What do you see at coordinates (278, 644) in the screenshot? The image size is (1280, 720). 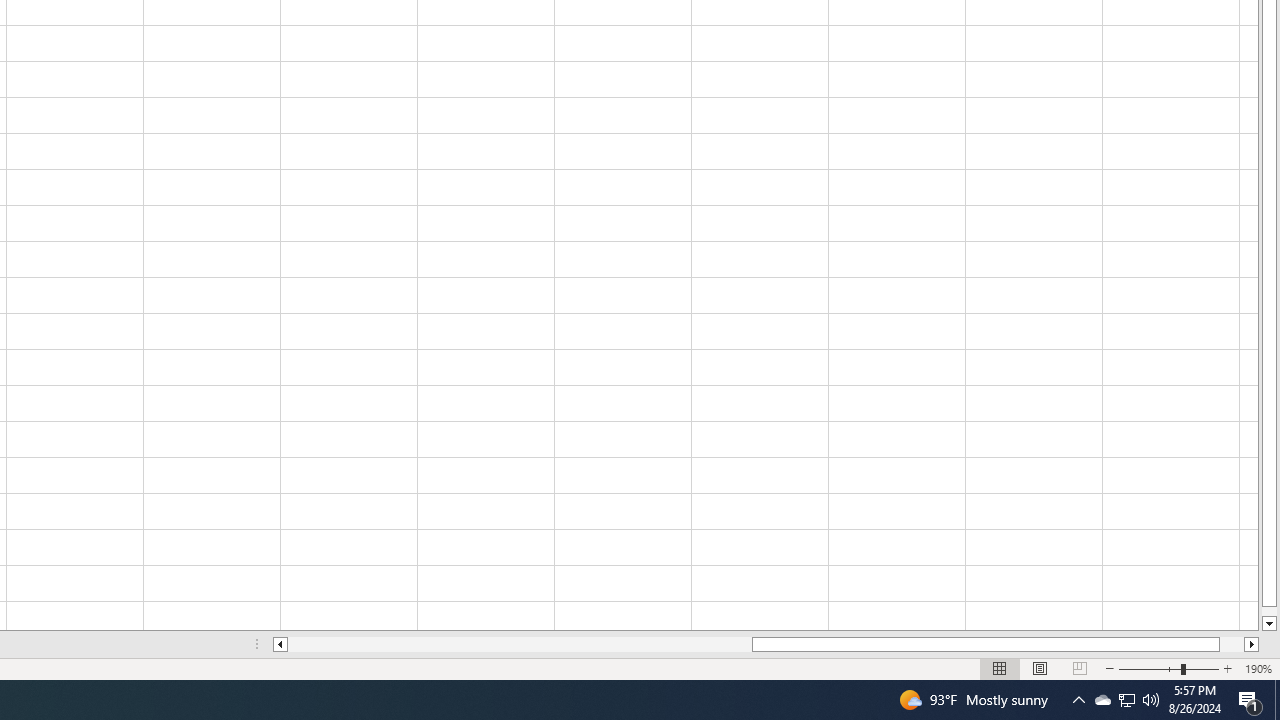 I see `'Column left'` at bounding box center [278, 644].